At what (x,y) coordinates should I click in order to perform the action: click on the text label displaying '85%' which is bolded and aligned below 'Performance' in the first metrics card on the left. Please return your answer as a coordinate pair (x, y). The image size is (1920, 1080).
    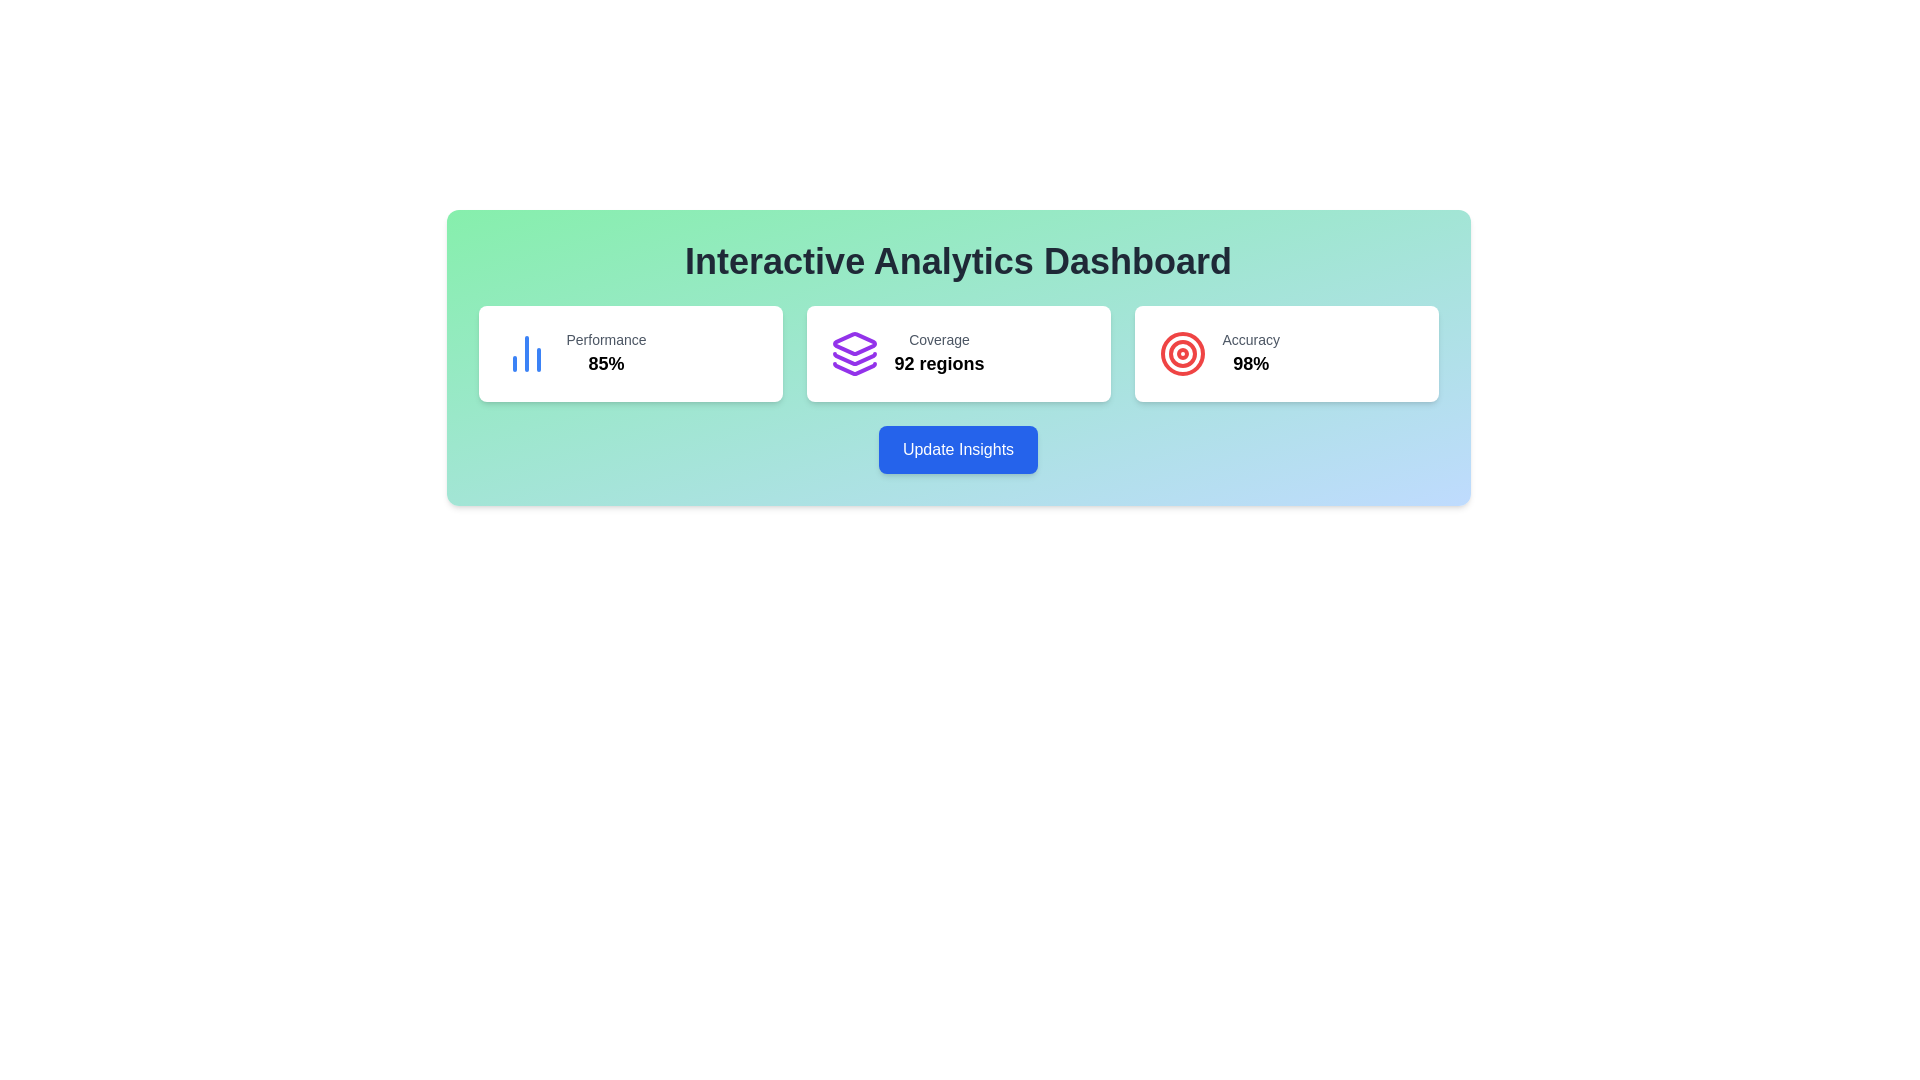
    Looking at the image, I should click on (605, 363).